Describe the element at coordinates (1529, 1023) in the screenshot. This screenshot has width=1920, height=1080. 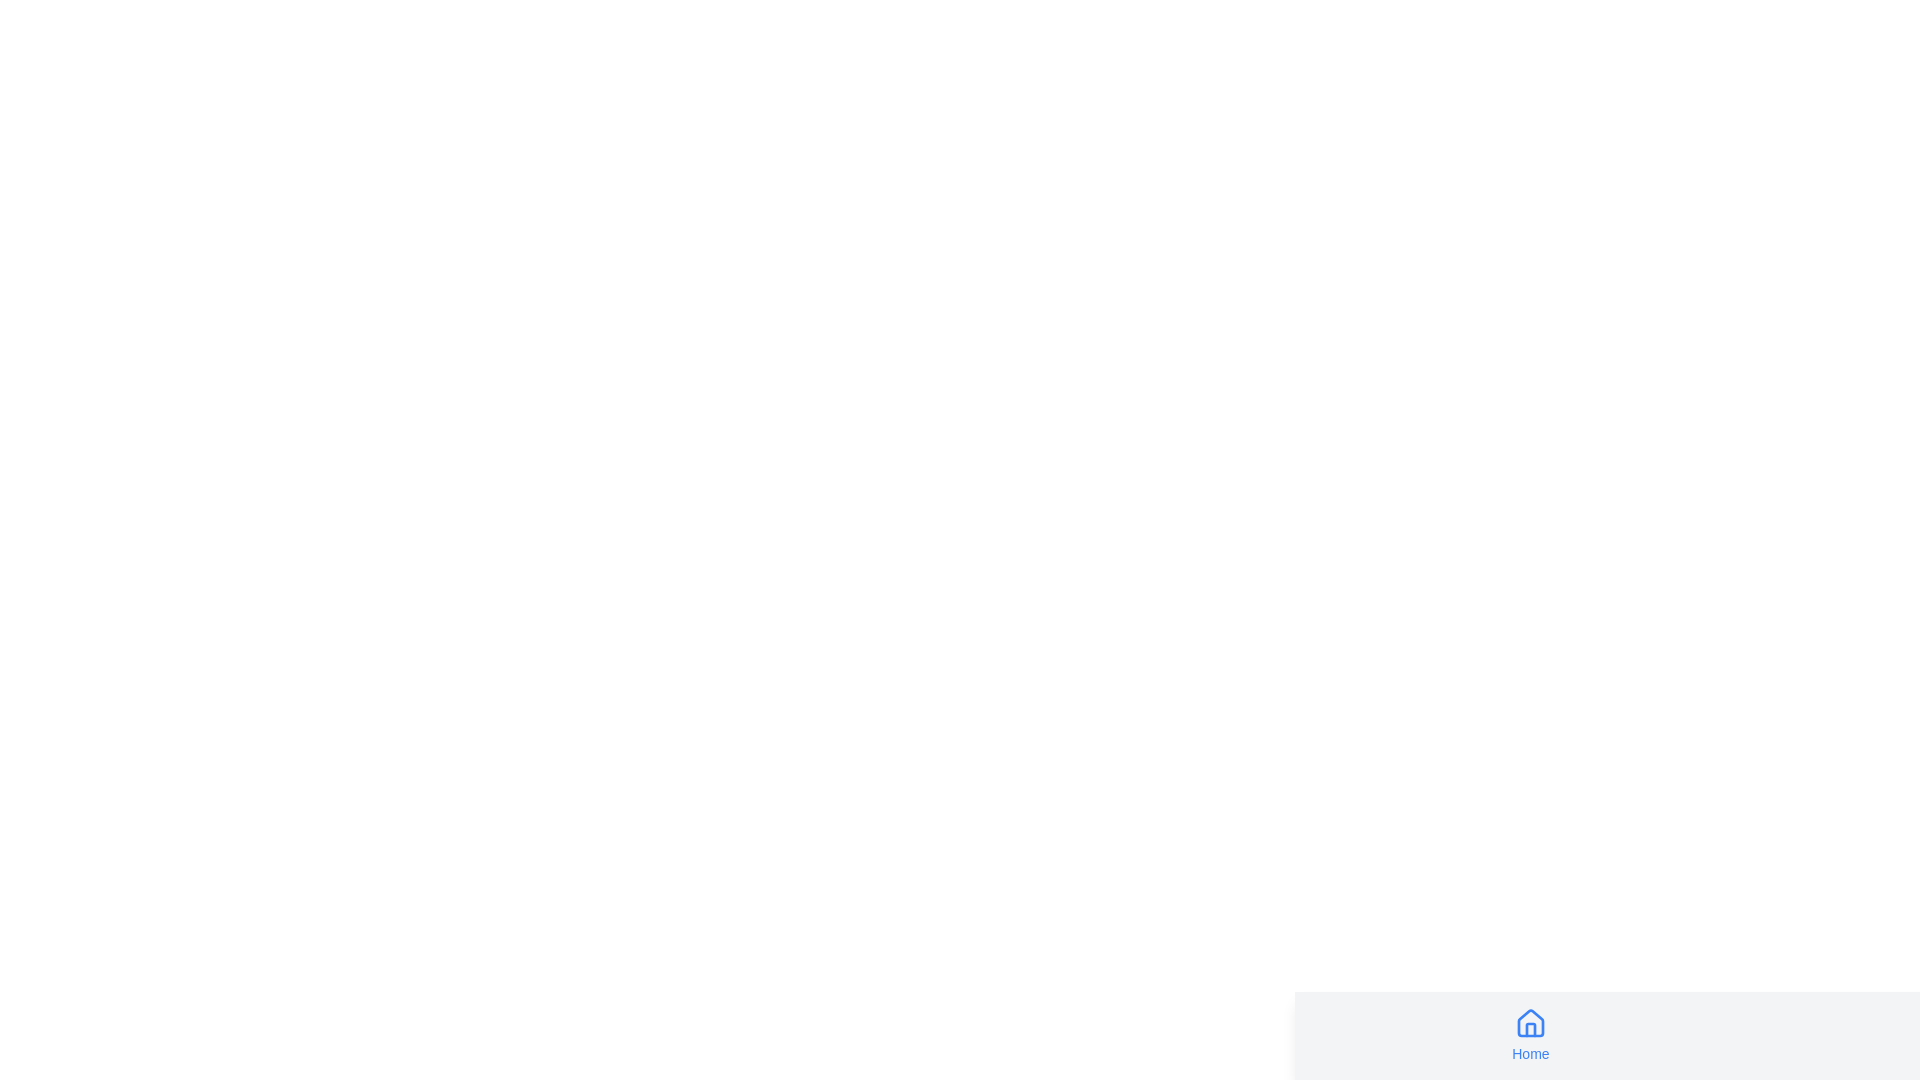
I see `the stylized house icon` at that location.